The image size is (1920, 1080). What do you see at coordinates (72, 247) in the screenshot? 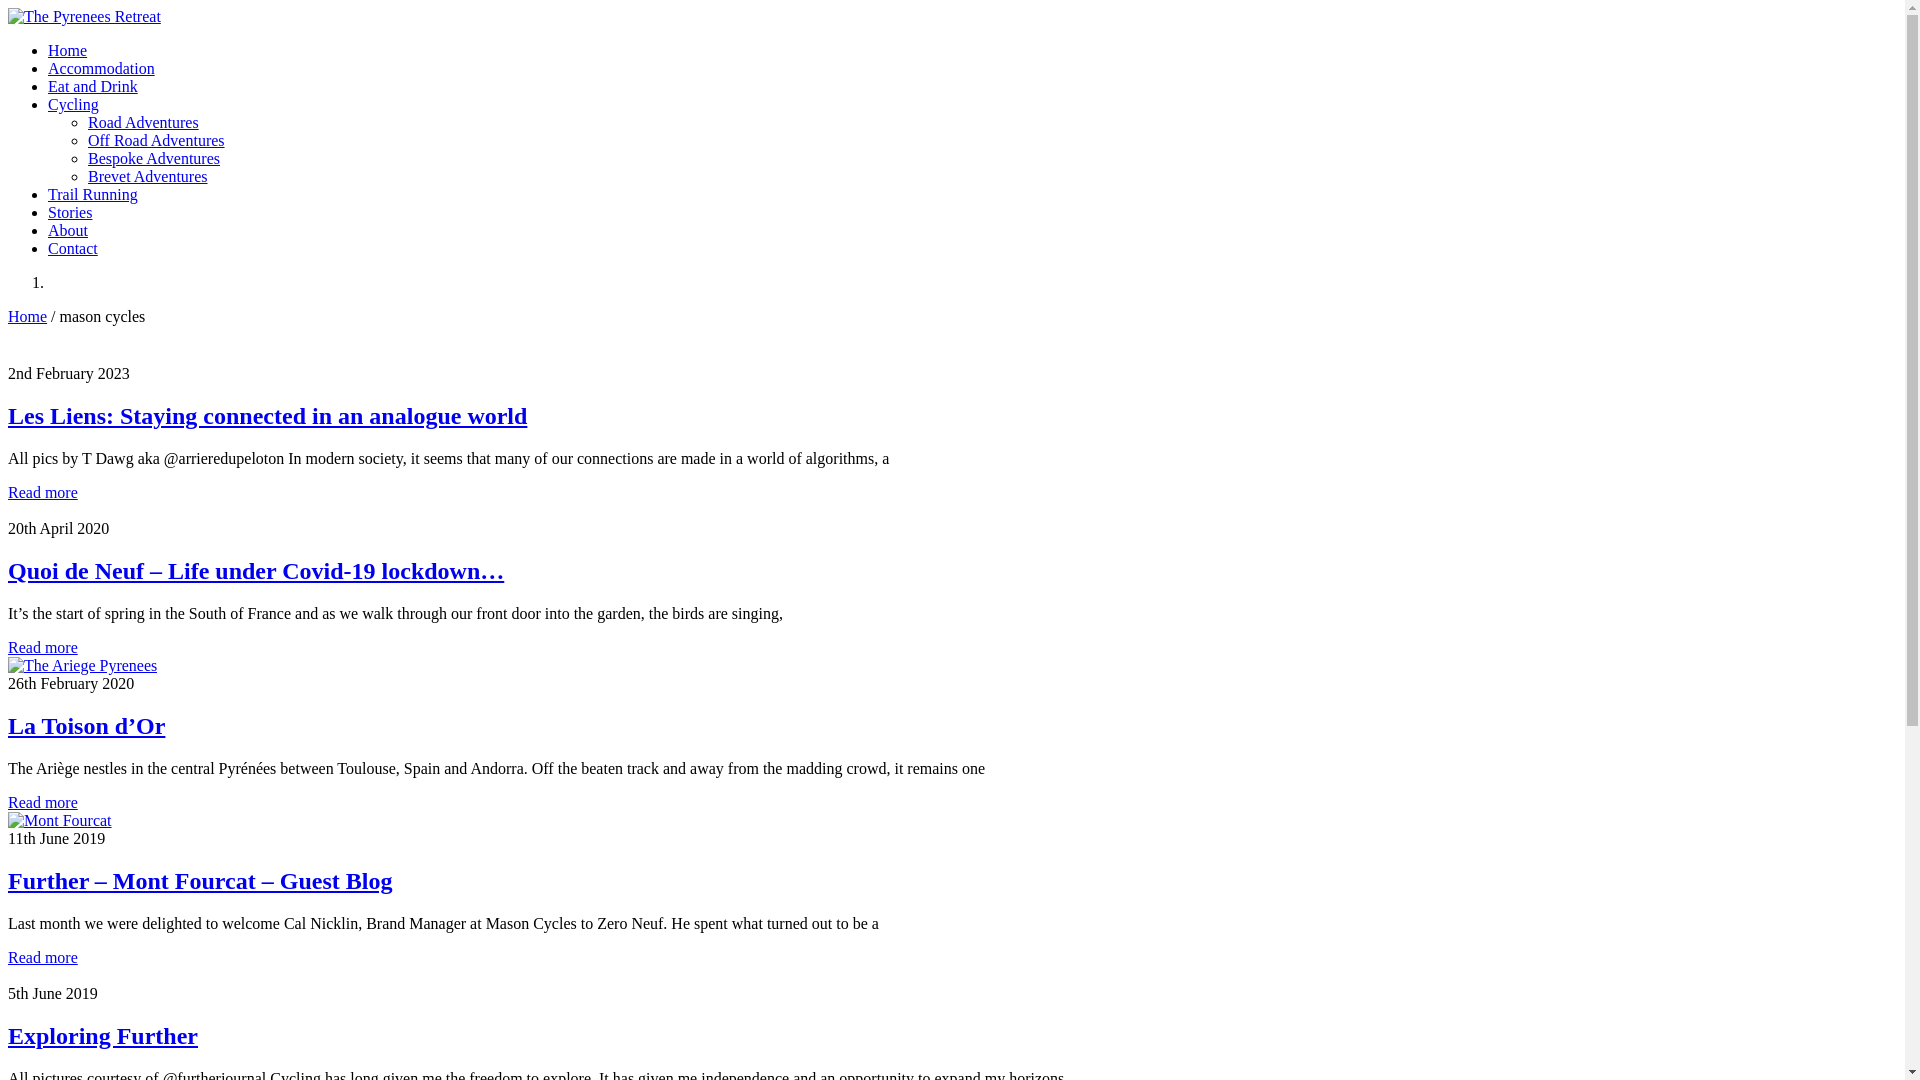
I see `'Contact'` at bounding box center [72, 247].